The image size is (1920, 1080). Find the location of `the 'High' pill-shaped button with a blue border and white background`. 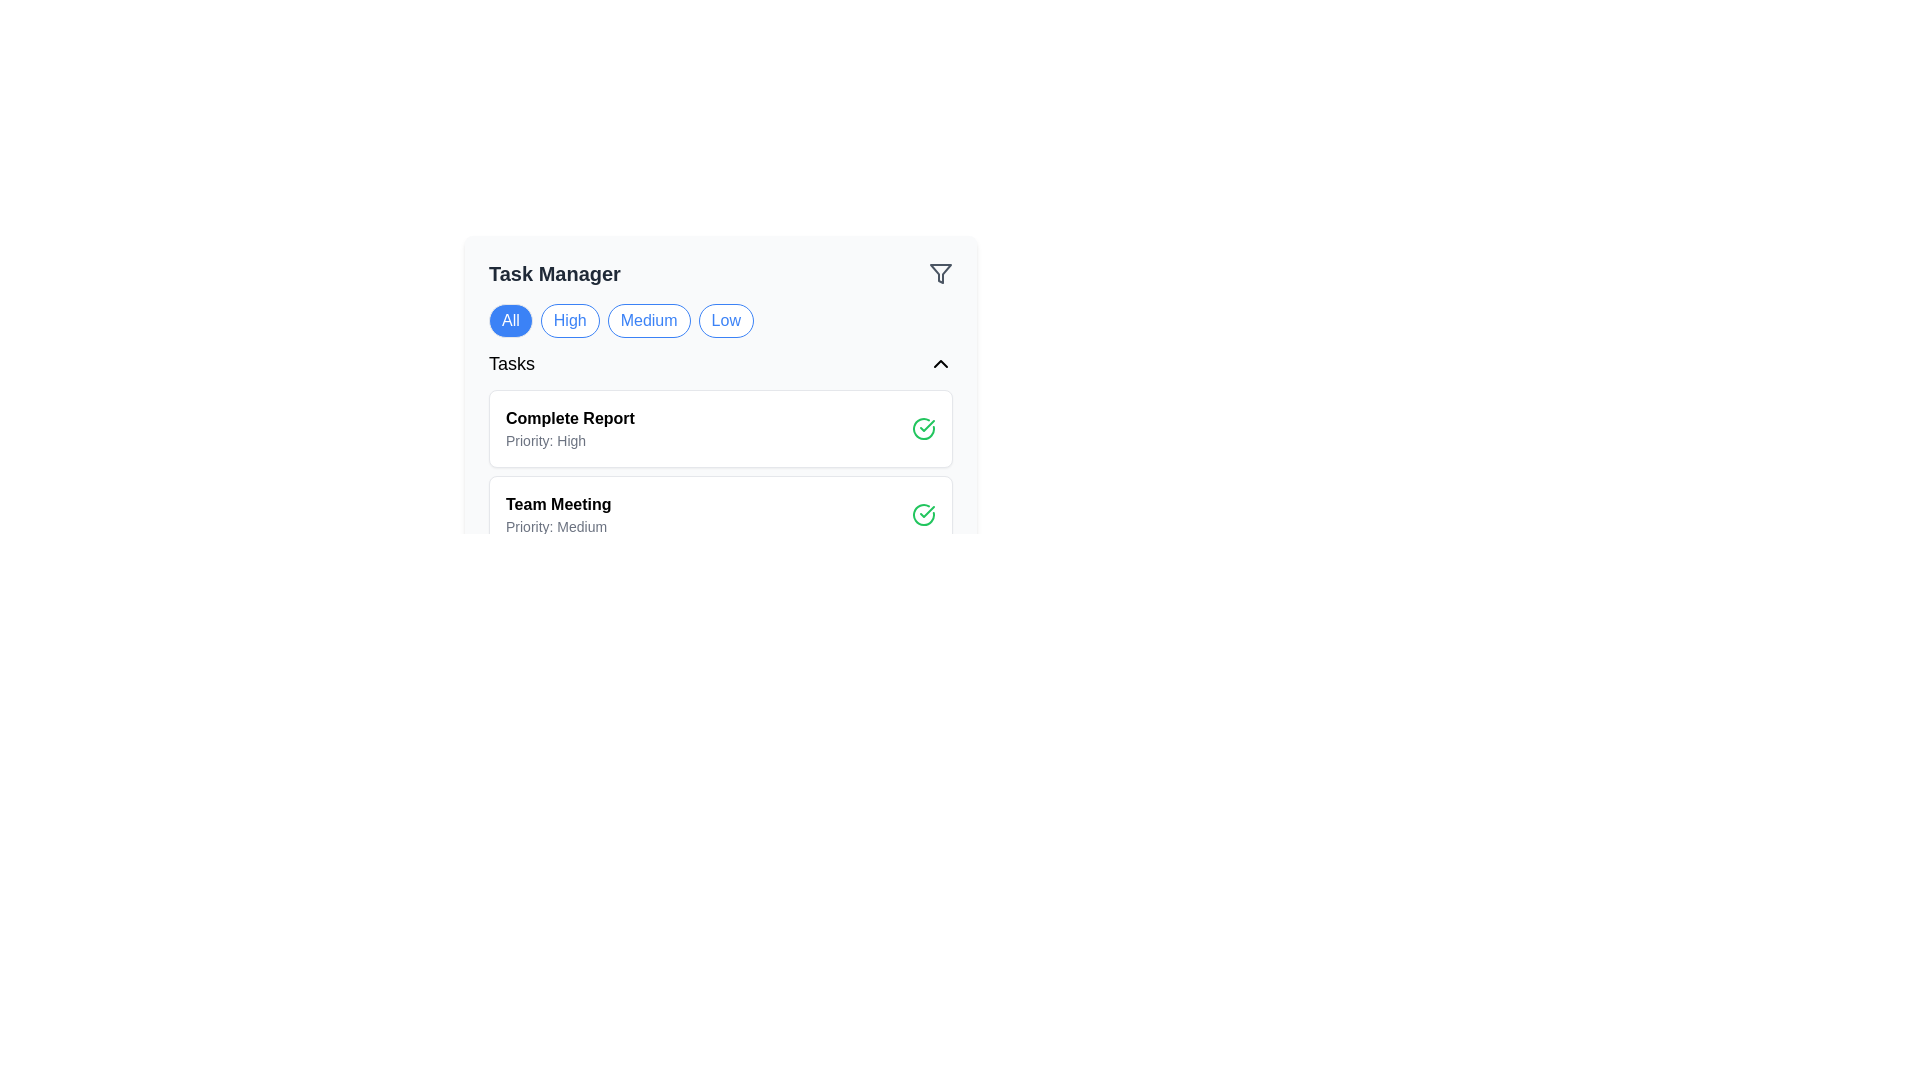

the 'High' pill-shaped button with a blue border and white background is located at coordinates (569, 319).